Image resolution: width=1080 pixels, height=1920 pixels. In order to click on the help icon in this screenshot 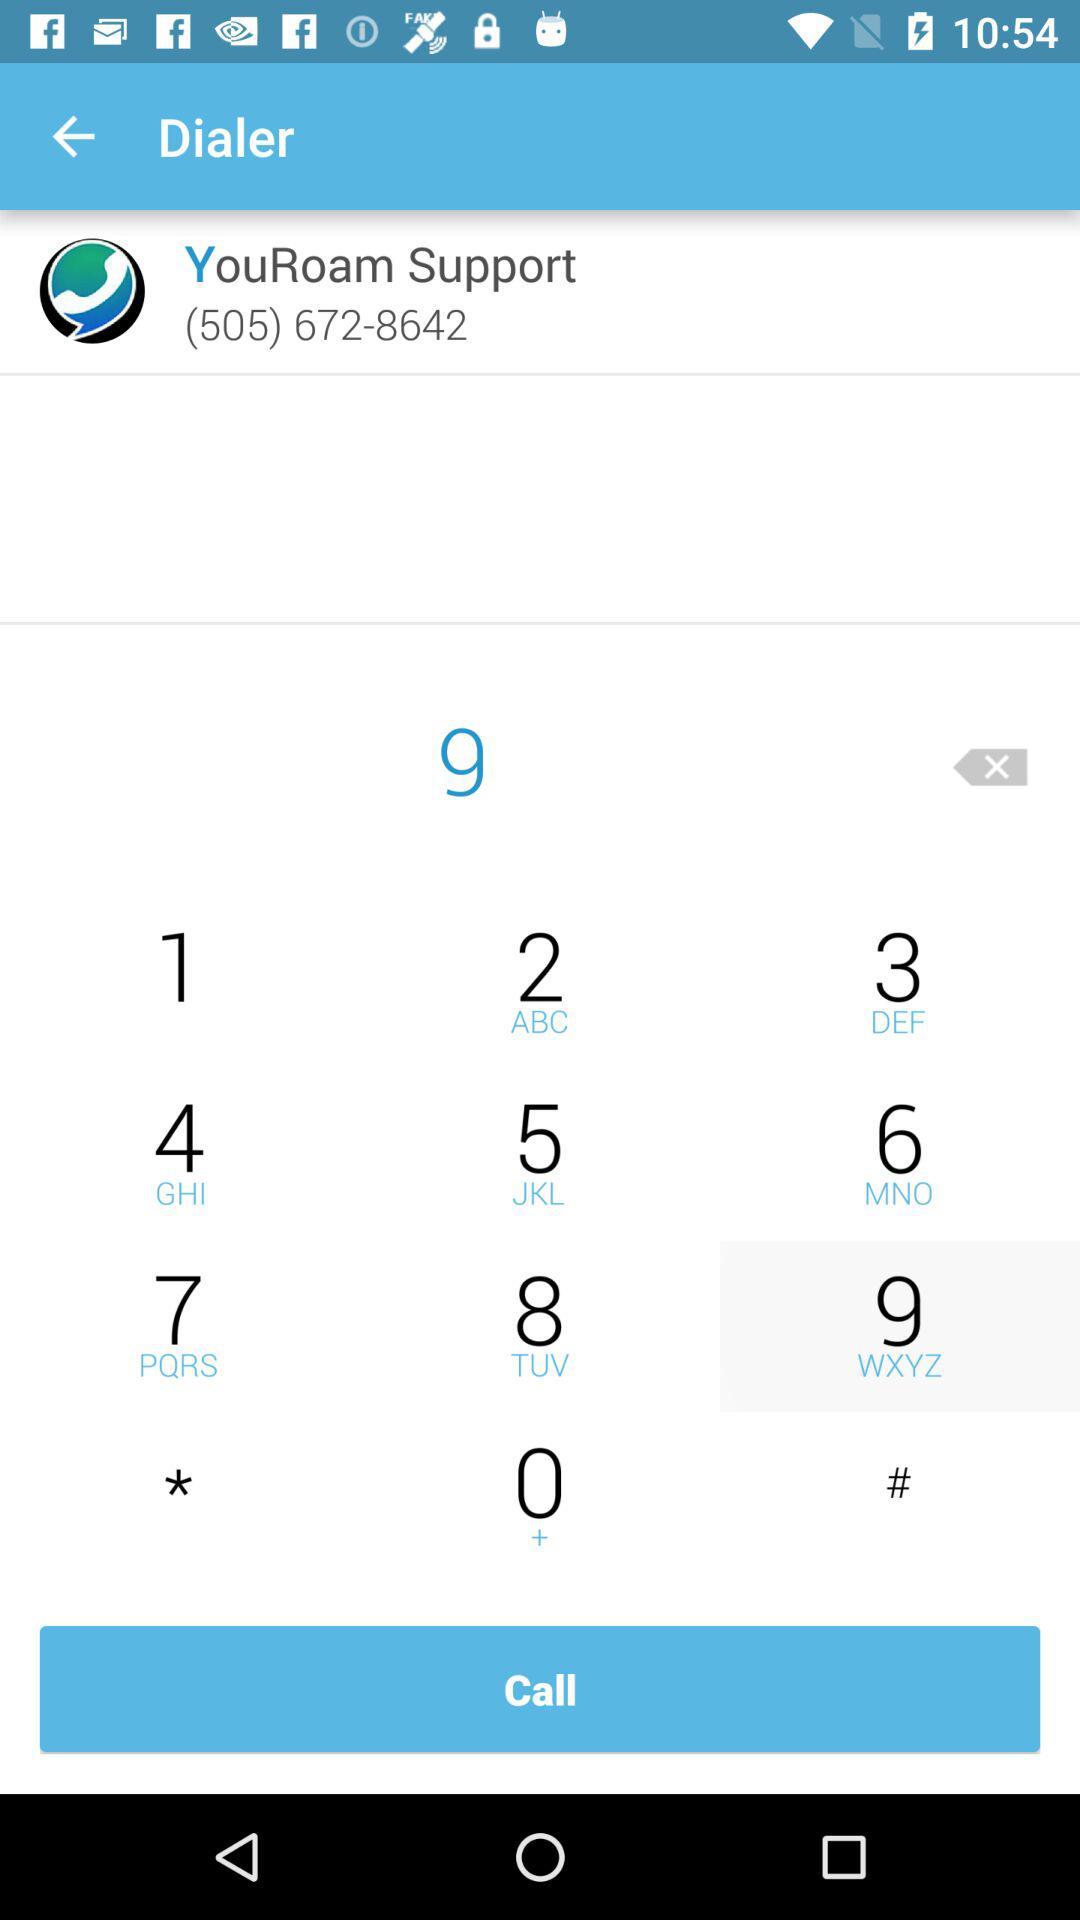, I will do `click(540, 982)`.